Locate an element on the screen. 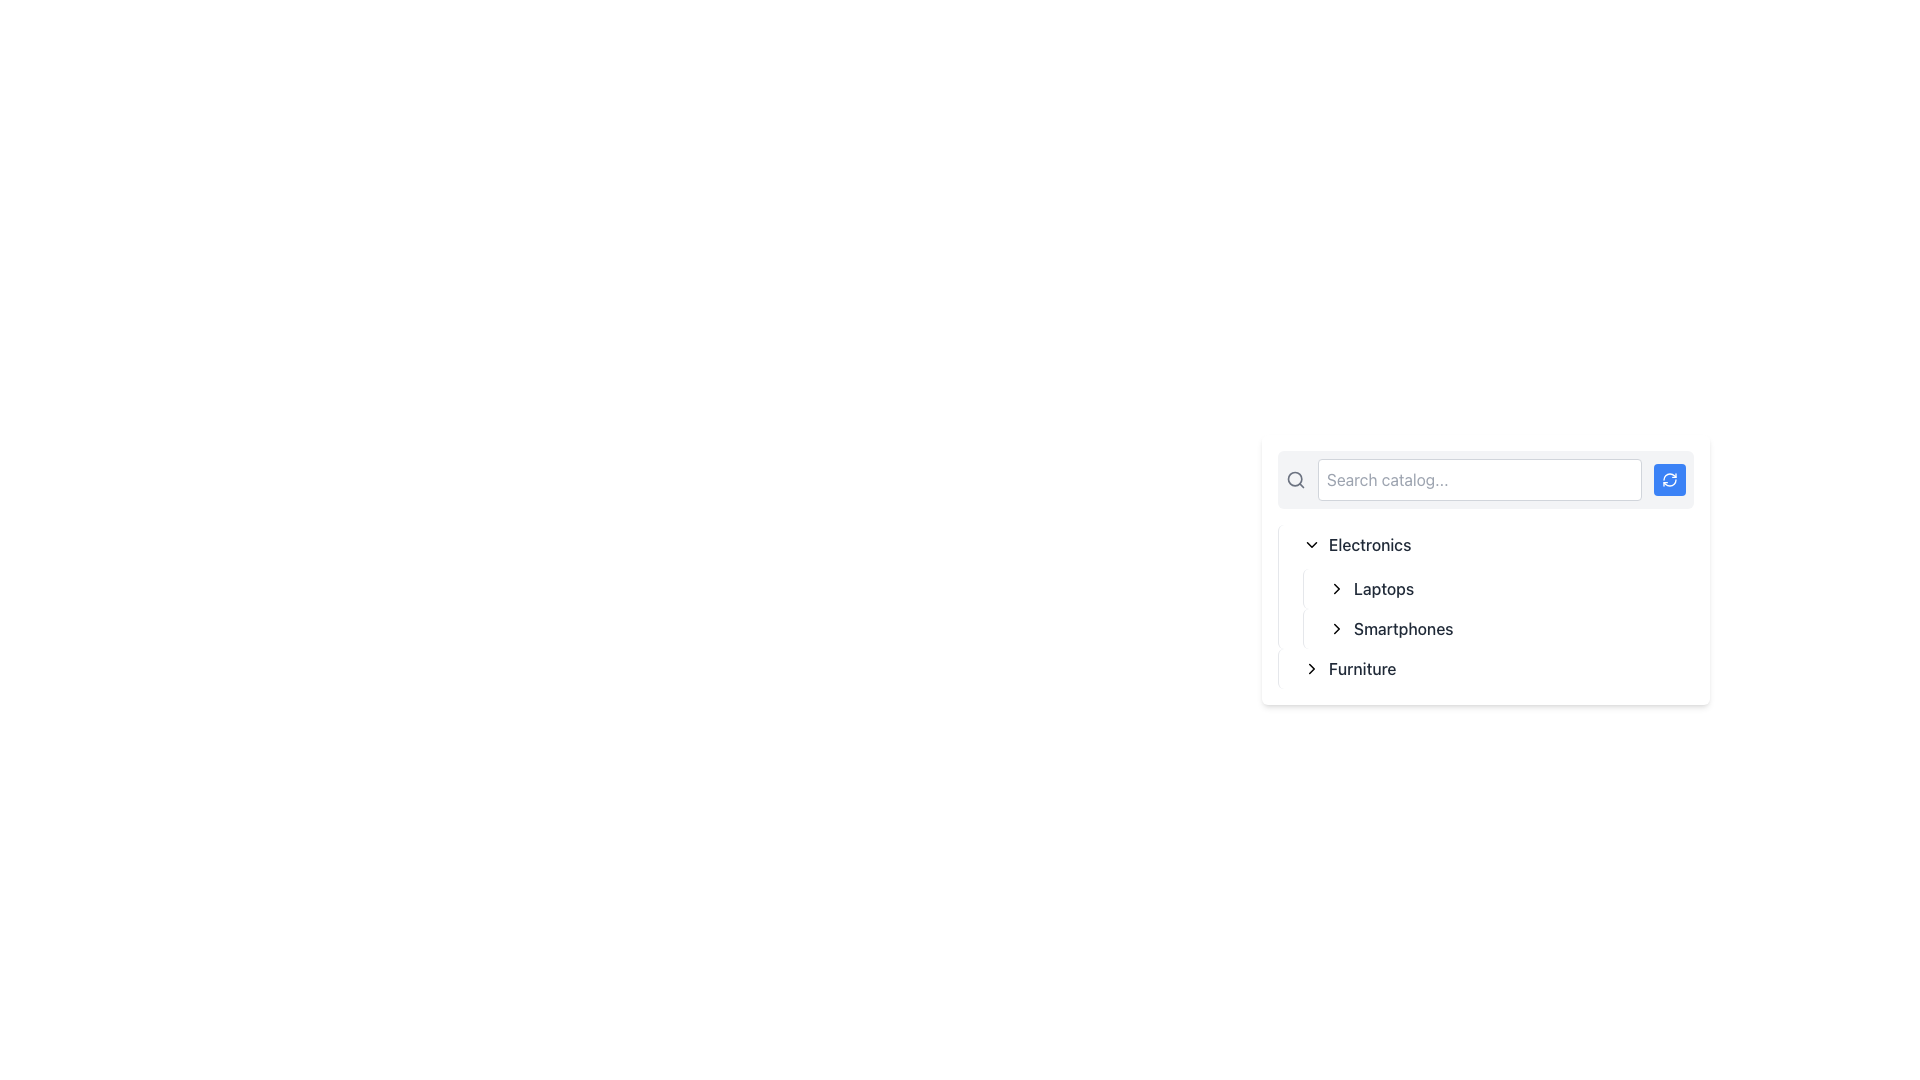 The image size is (1920, 1080). the 'Furniture' interactive list item, which is the fourth item is located at coordinates (1486, 668).